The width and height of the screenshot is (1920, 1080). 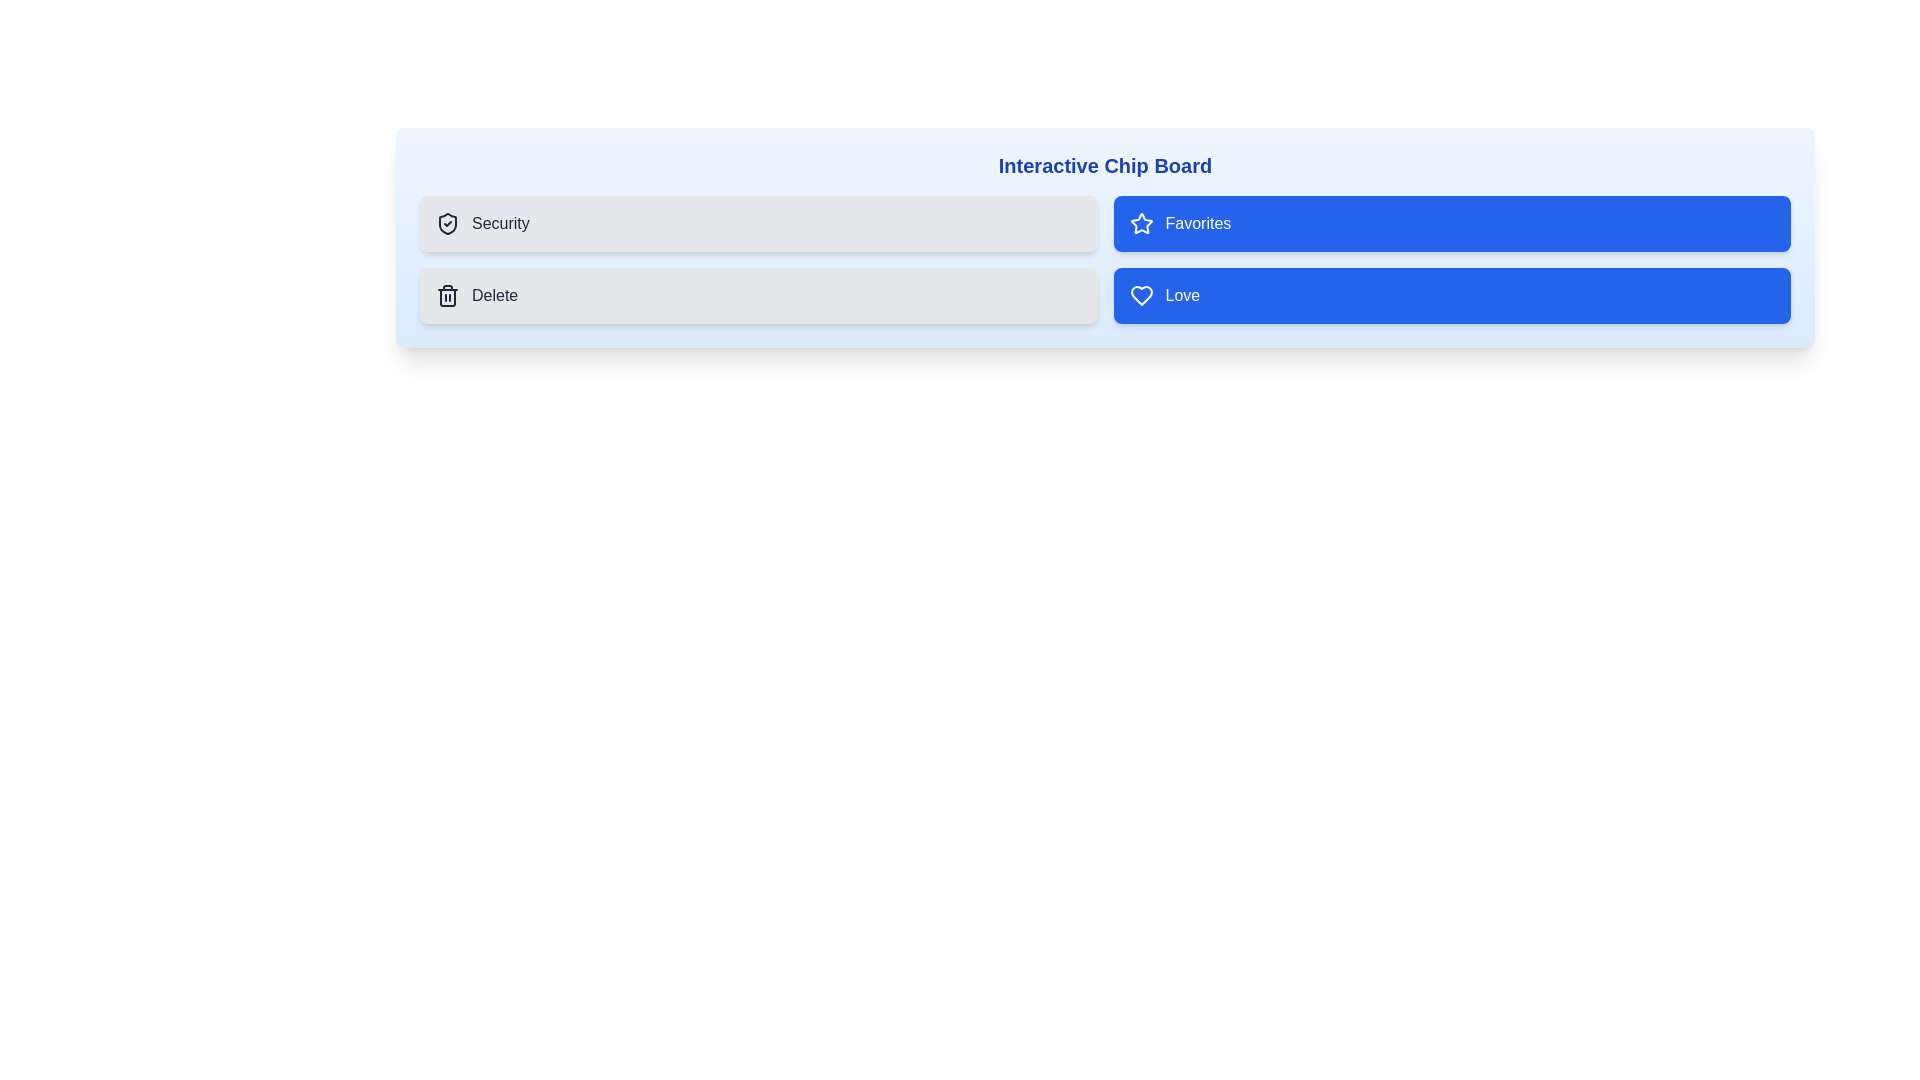 What do you see at coordinates (446, 223) in the screenshot?
I see `the chip to highlight its associated icon` at bounding box center [446, 223].